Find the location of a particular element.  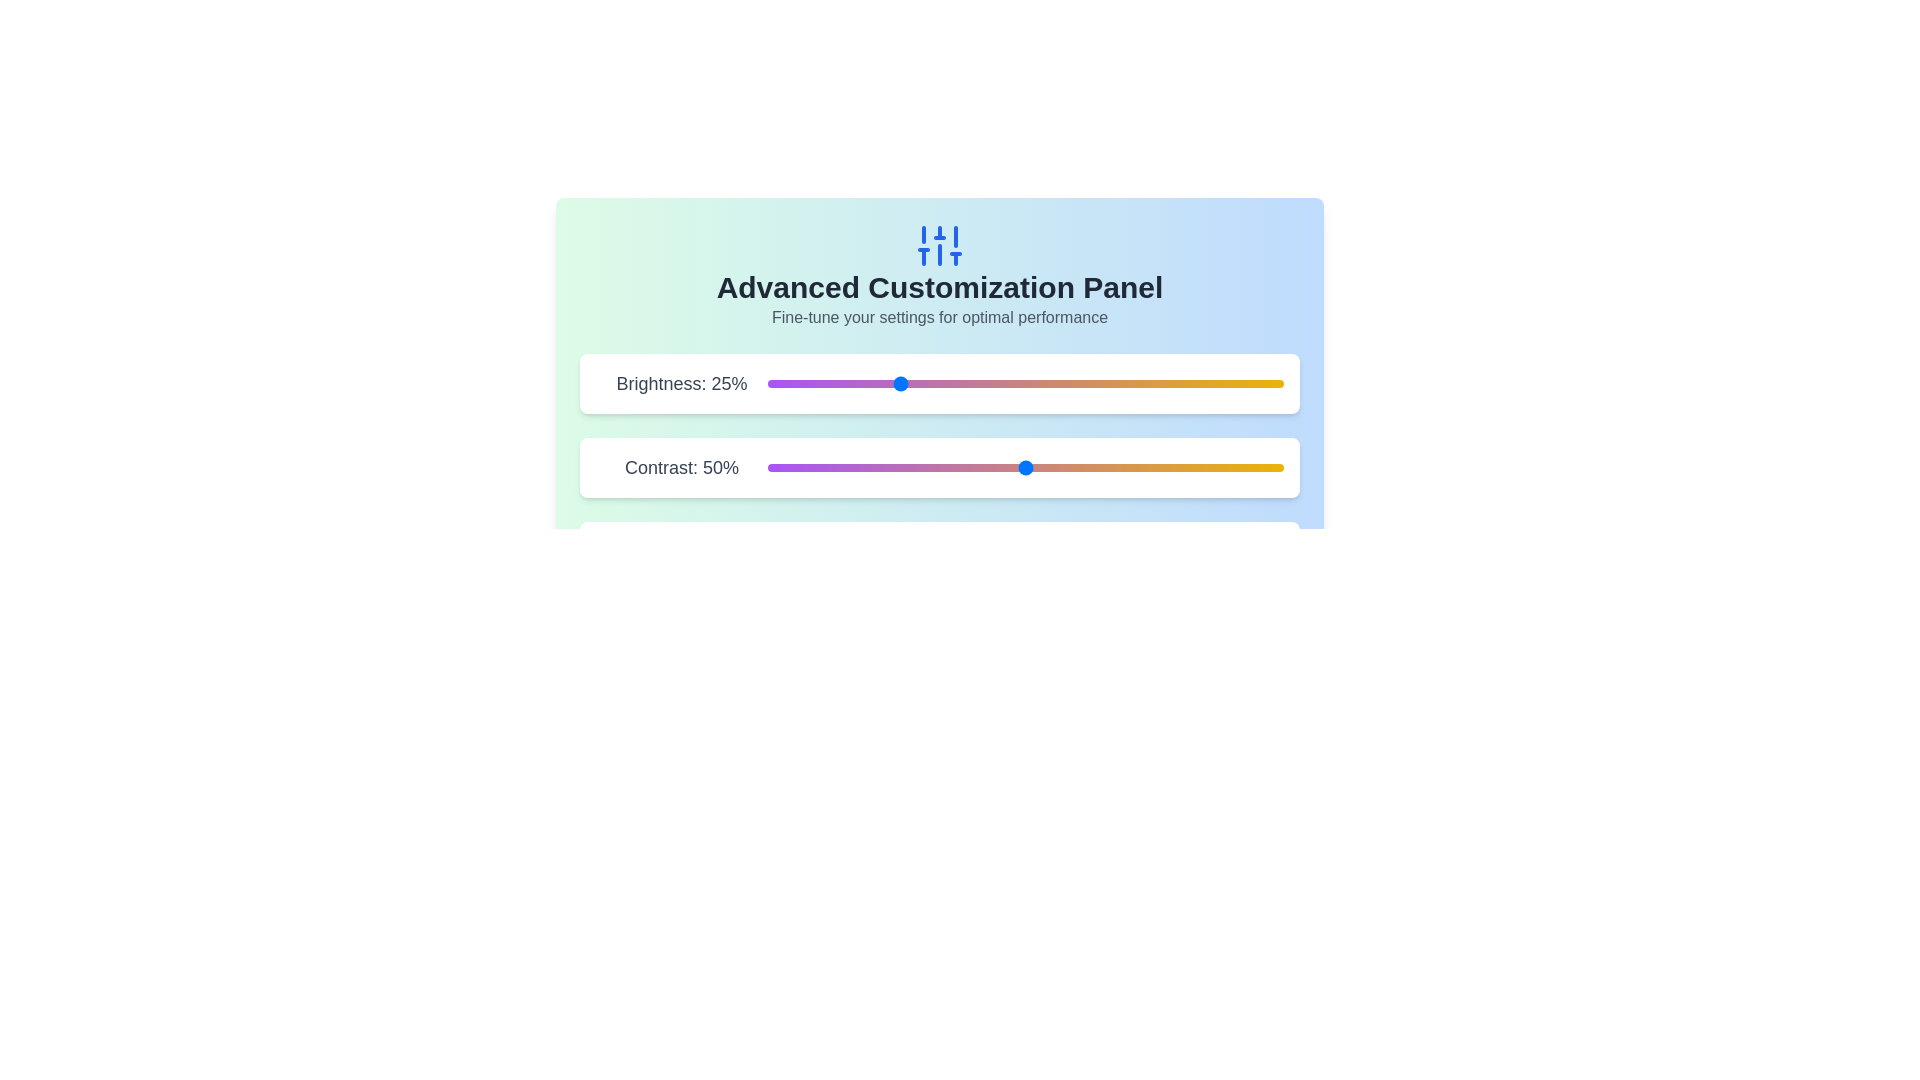

the brightness slider to 61% is located at coordinates (1081, 384).